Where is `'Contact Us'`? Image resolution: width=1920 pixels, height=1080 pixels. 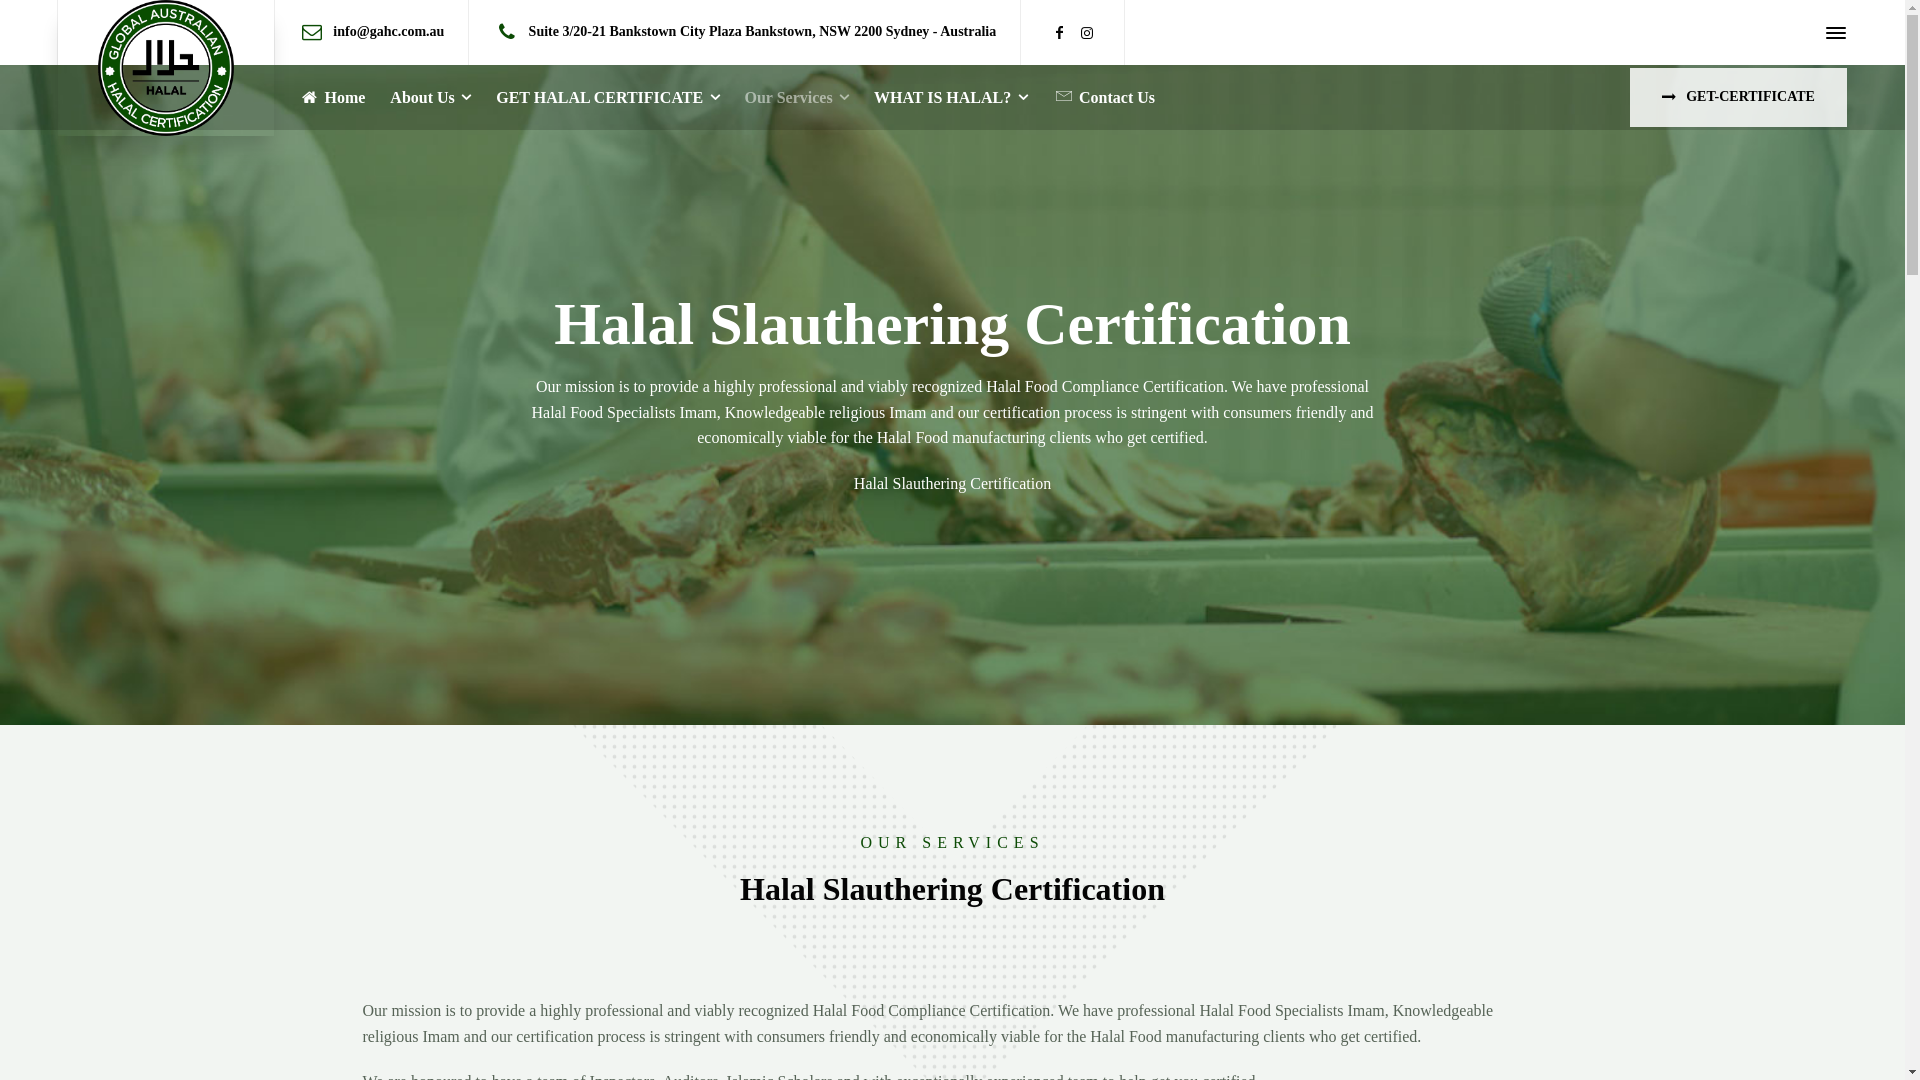
'Contact Us' is located at coordinates (1103, 97).